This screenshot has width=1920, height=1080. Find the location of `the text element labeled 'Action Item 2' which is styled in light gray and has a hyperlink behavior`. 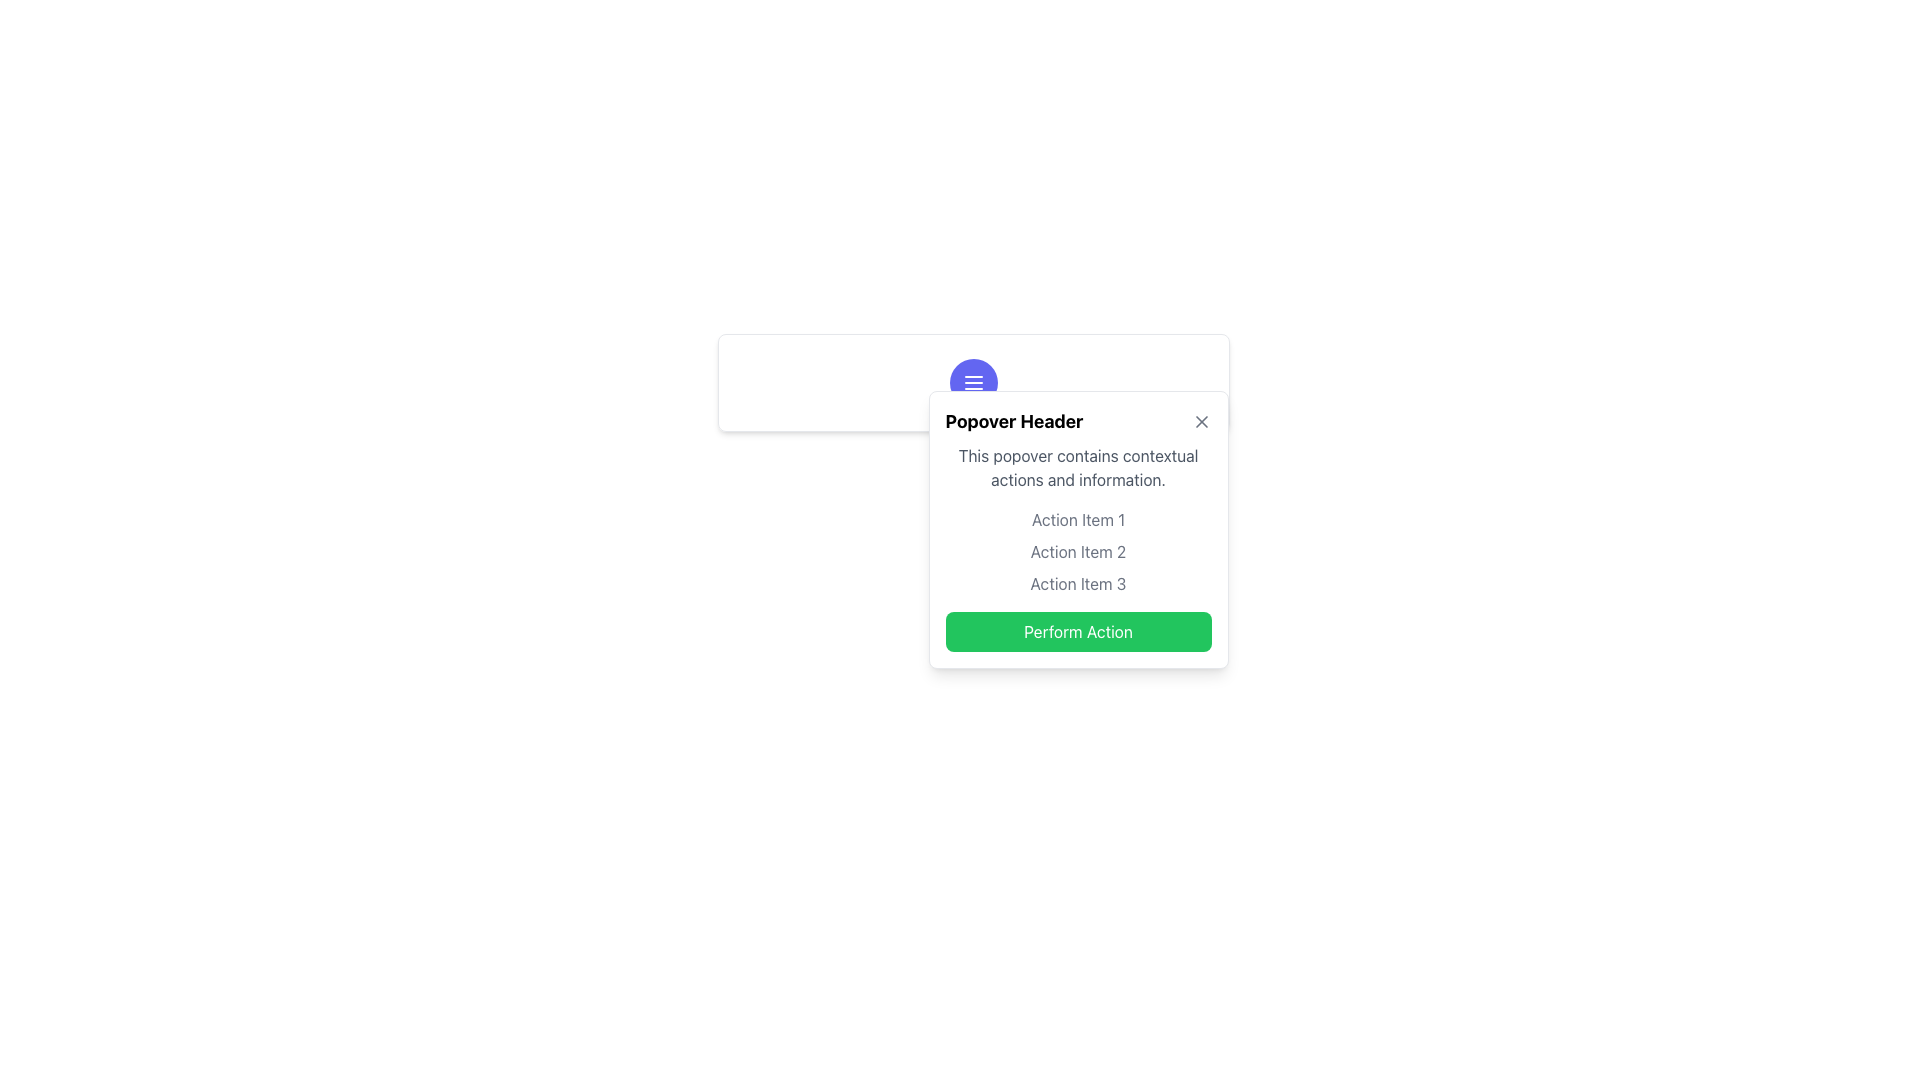

the text element labeled 'Action Item 2' which is styled in light gray and has a hyperlink behavior is located at coordinates (1077, 551).